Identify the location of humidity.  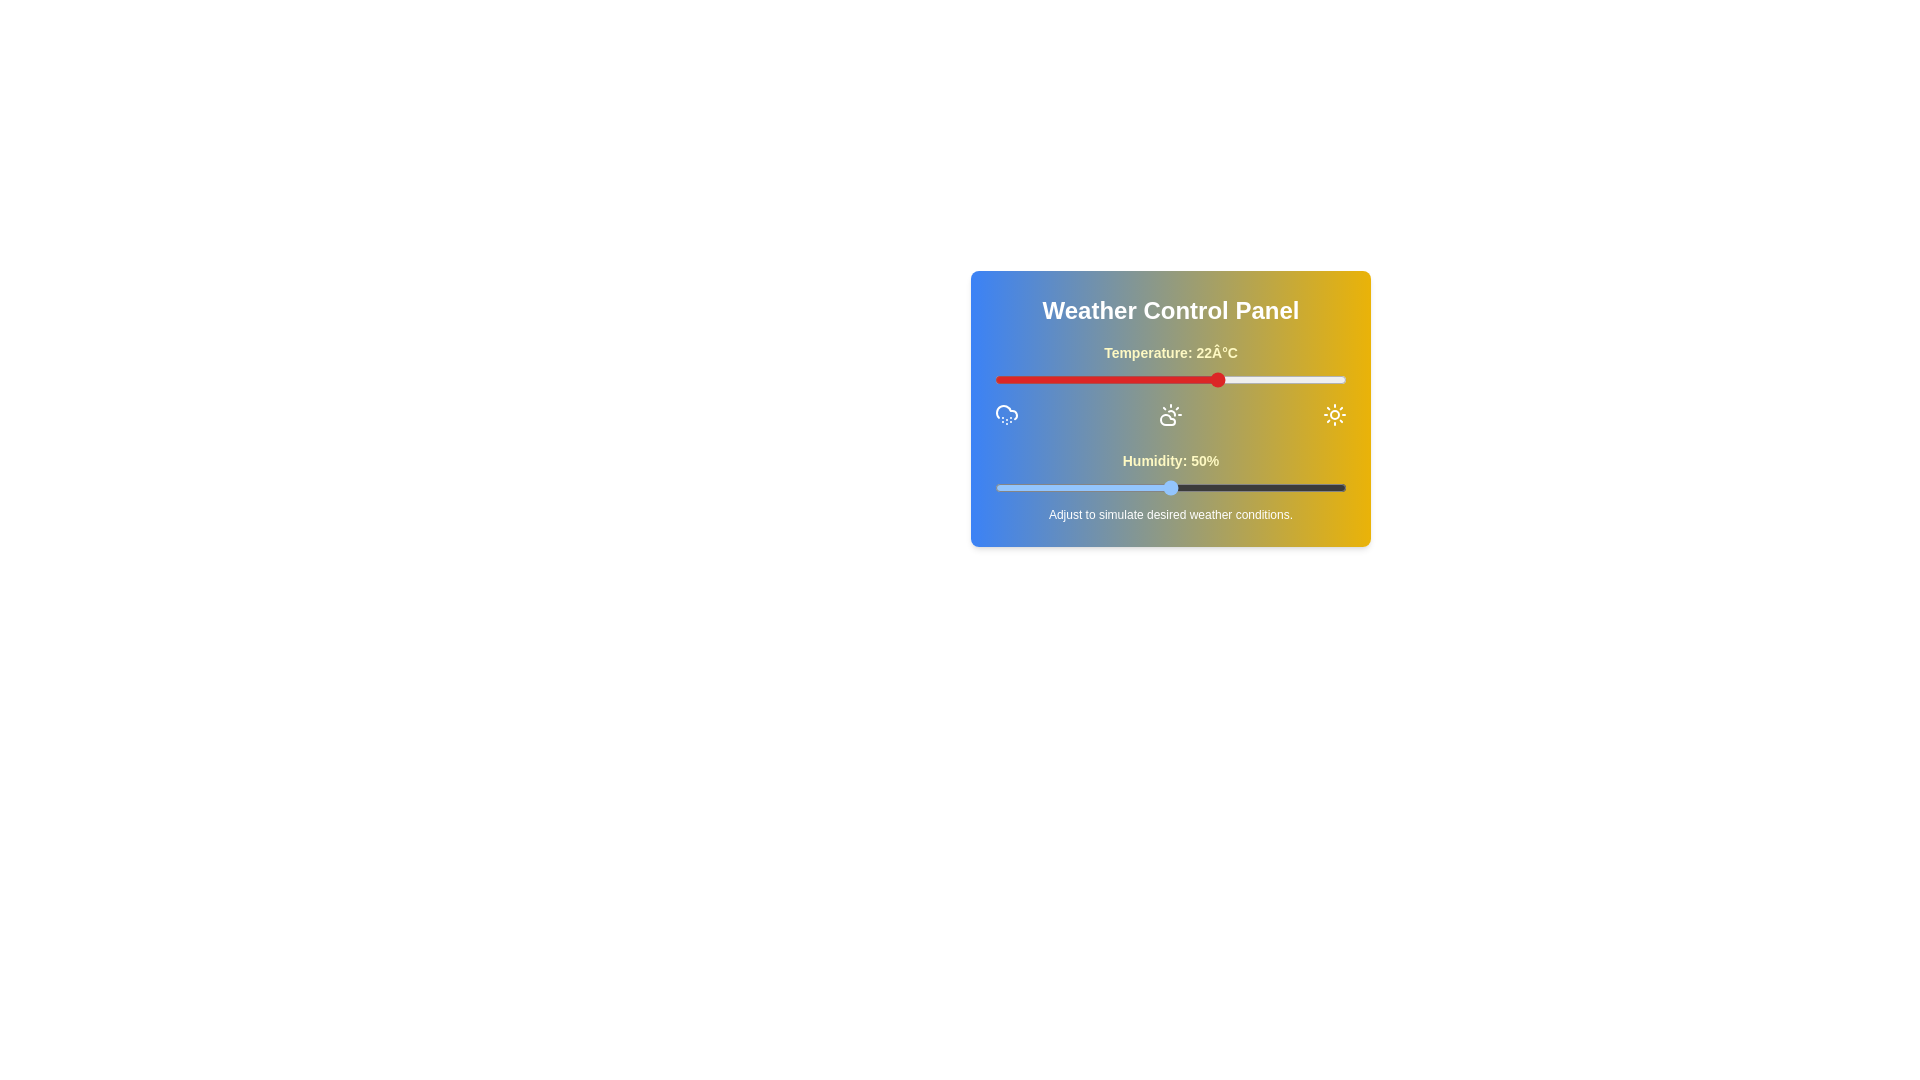
(1229, 488).